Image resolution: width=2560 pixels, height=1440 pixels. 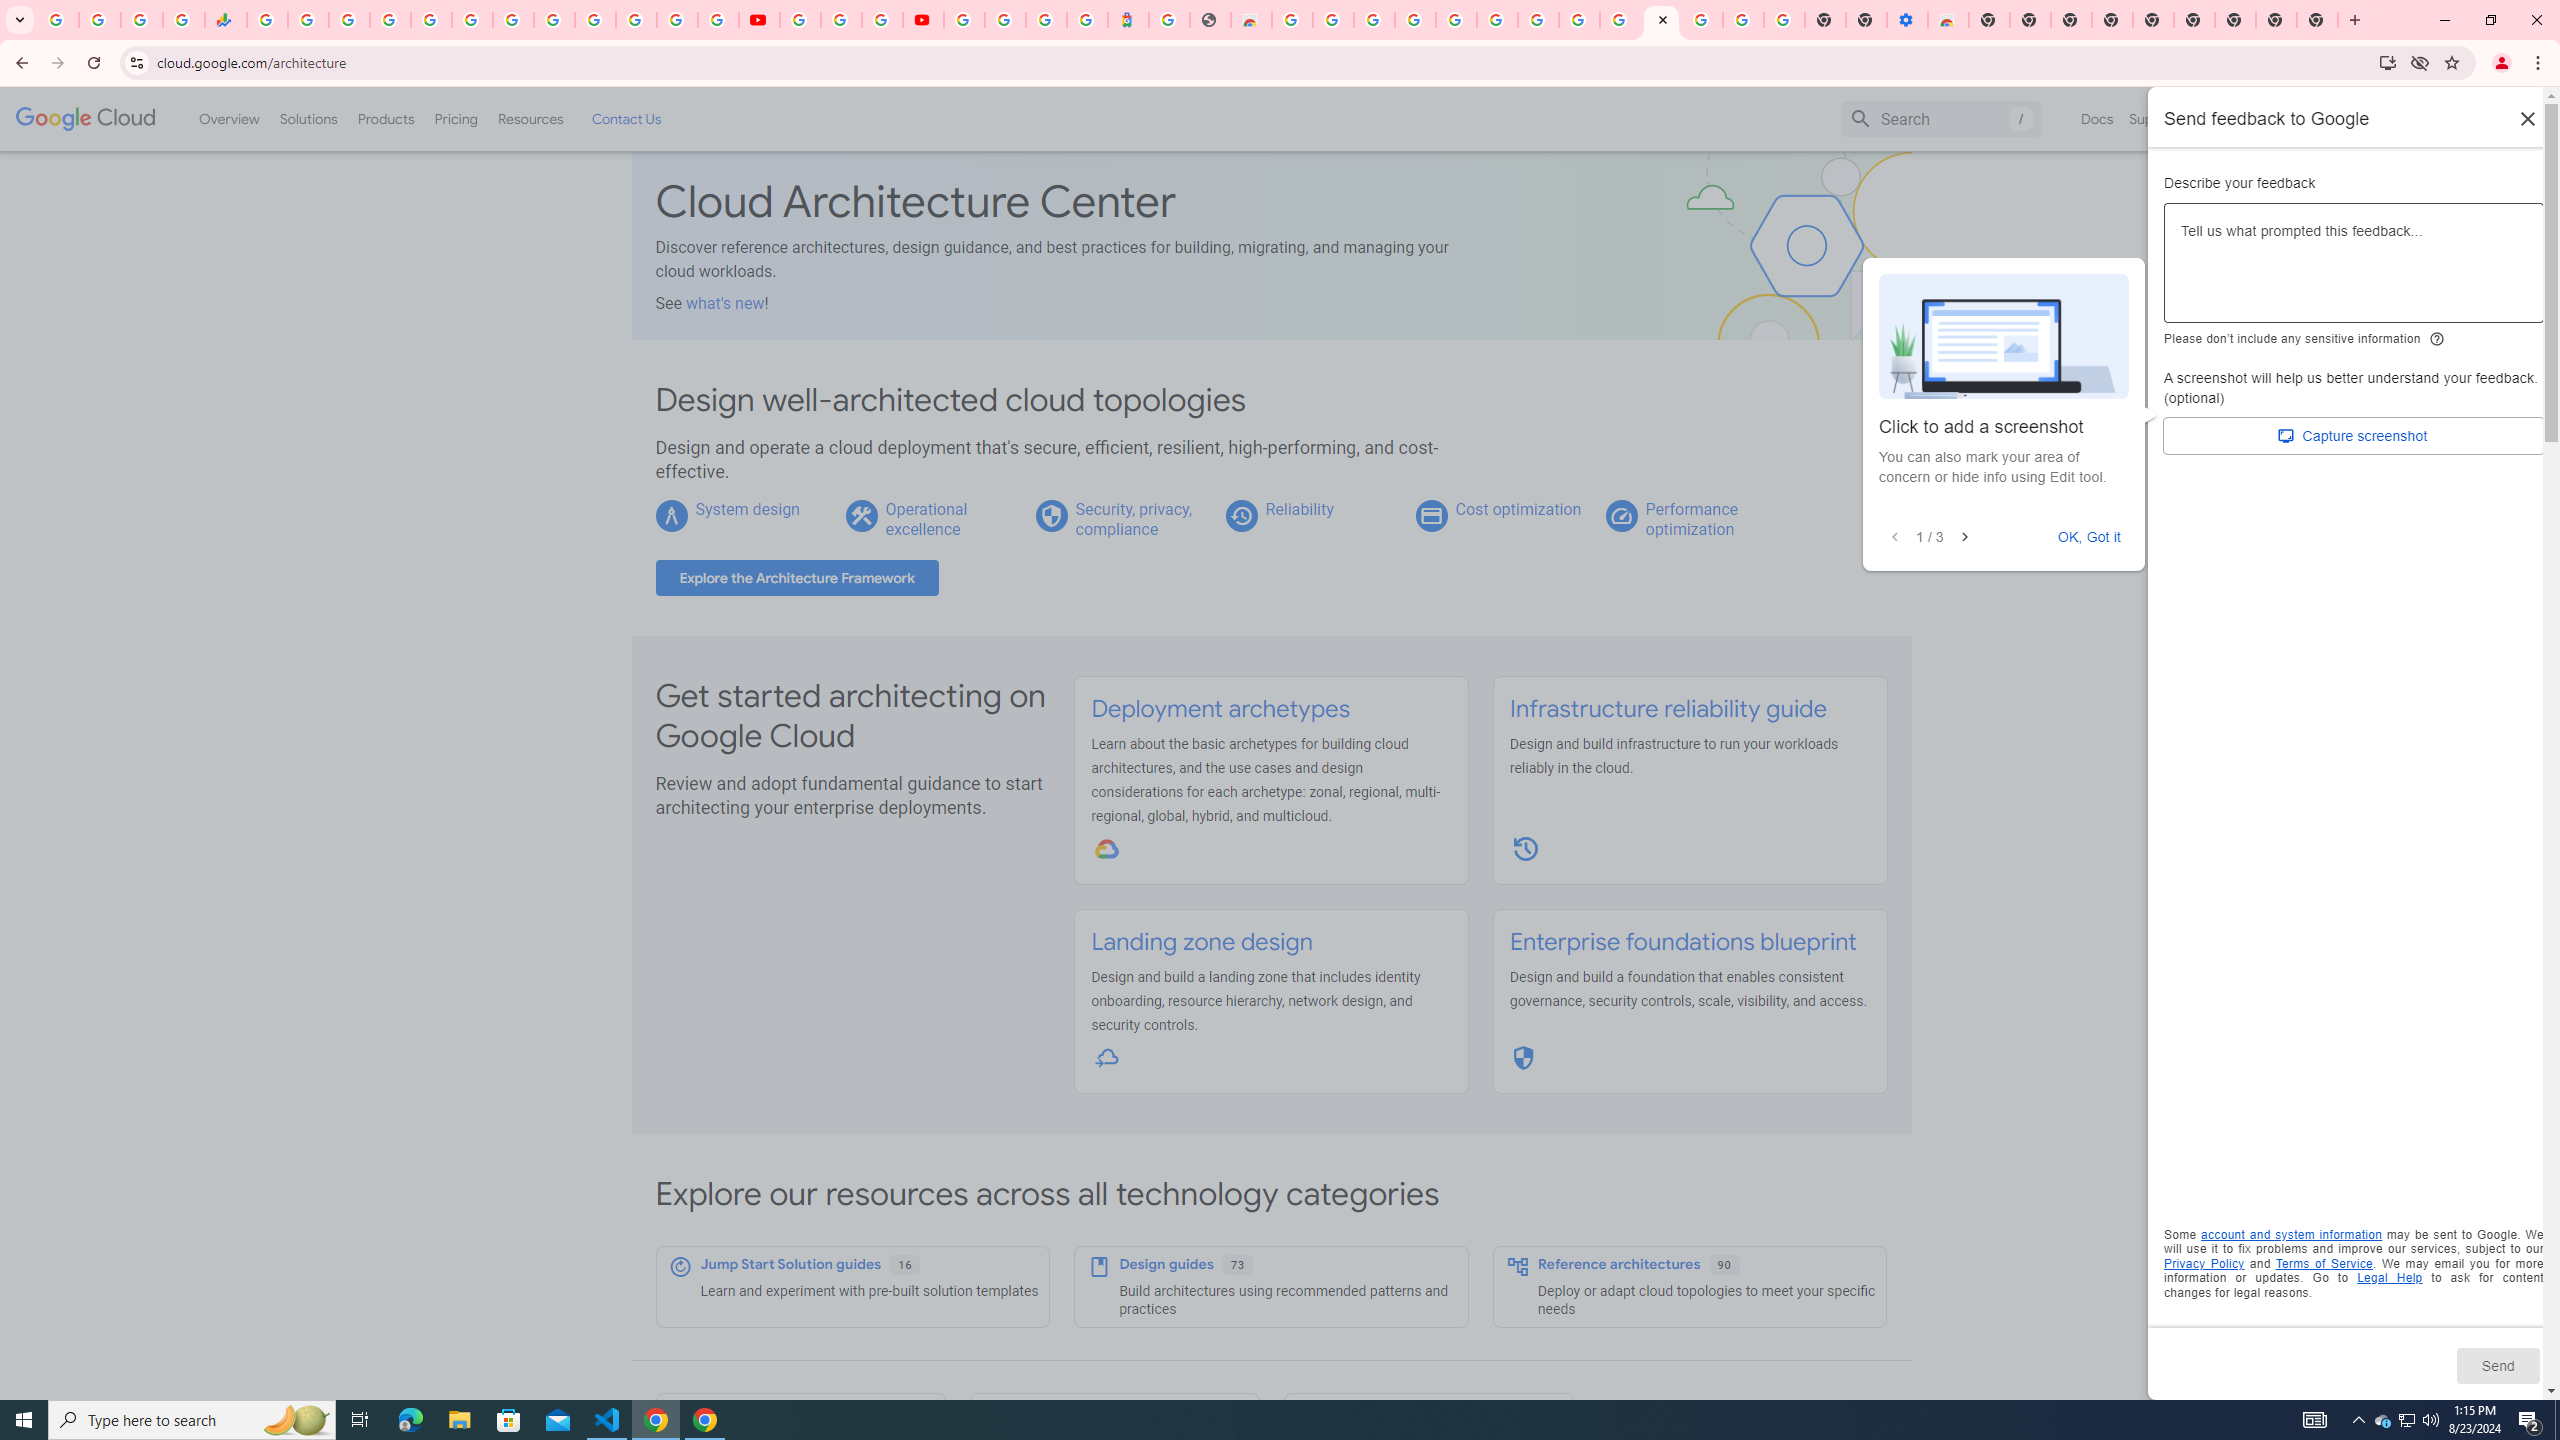 I want to click on 'YouTube', so click(x=799, y=19).